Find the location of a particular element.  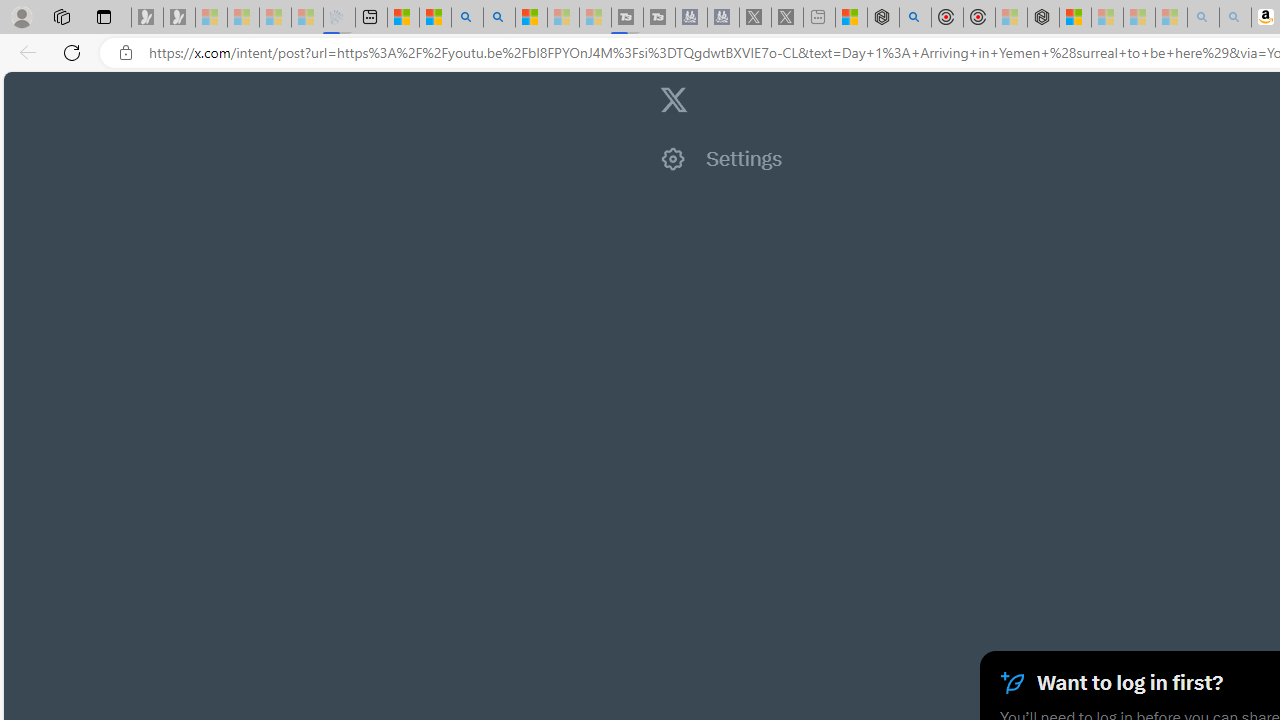

'X - Sleeping' is located at coordinates (786, 17).